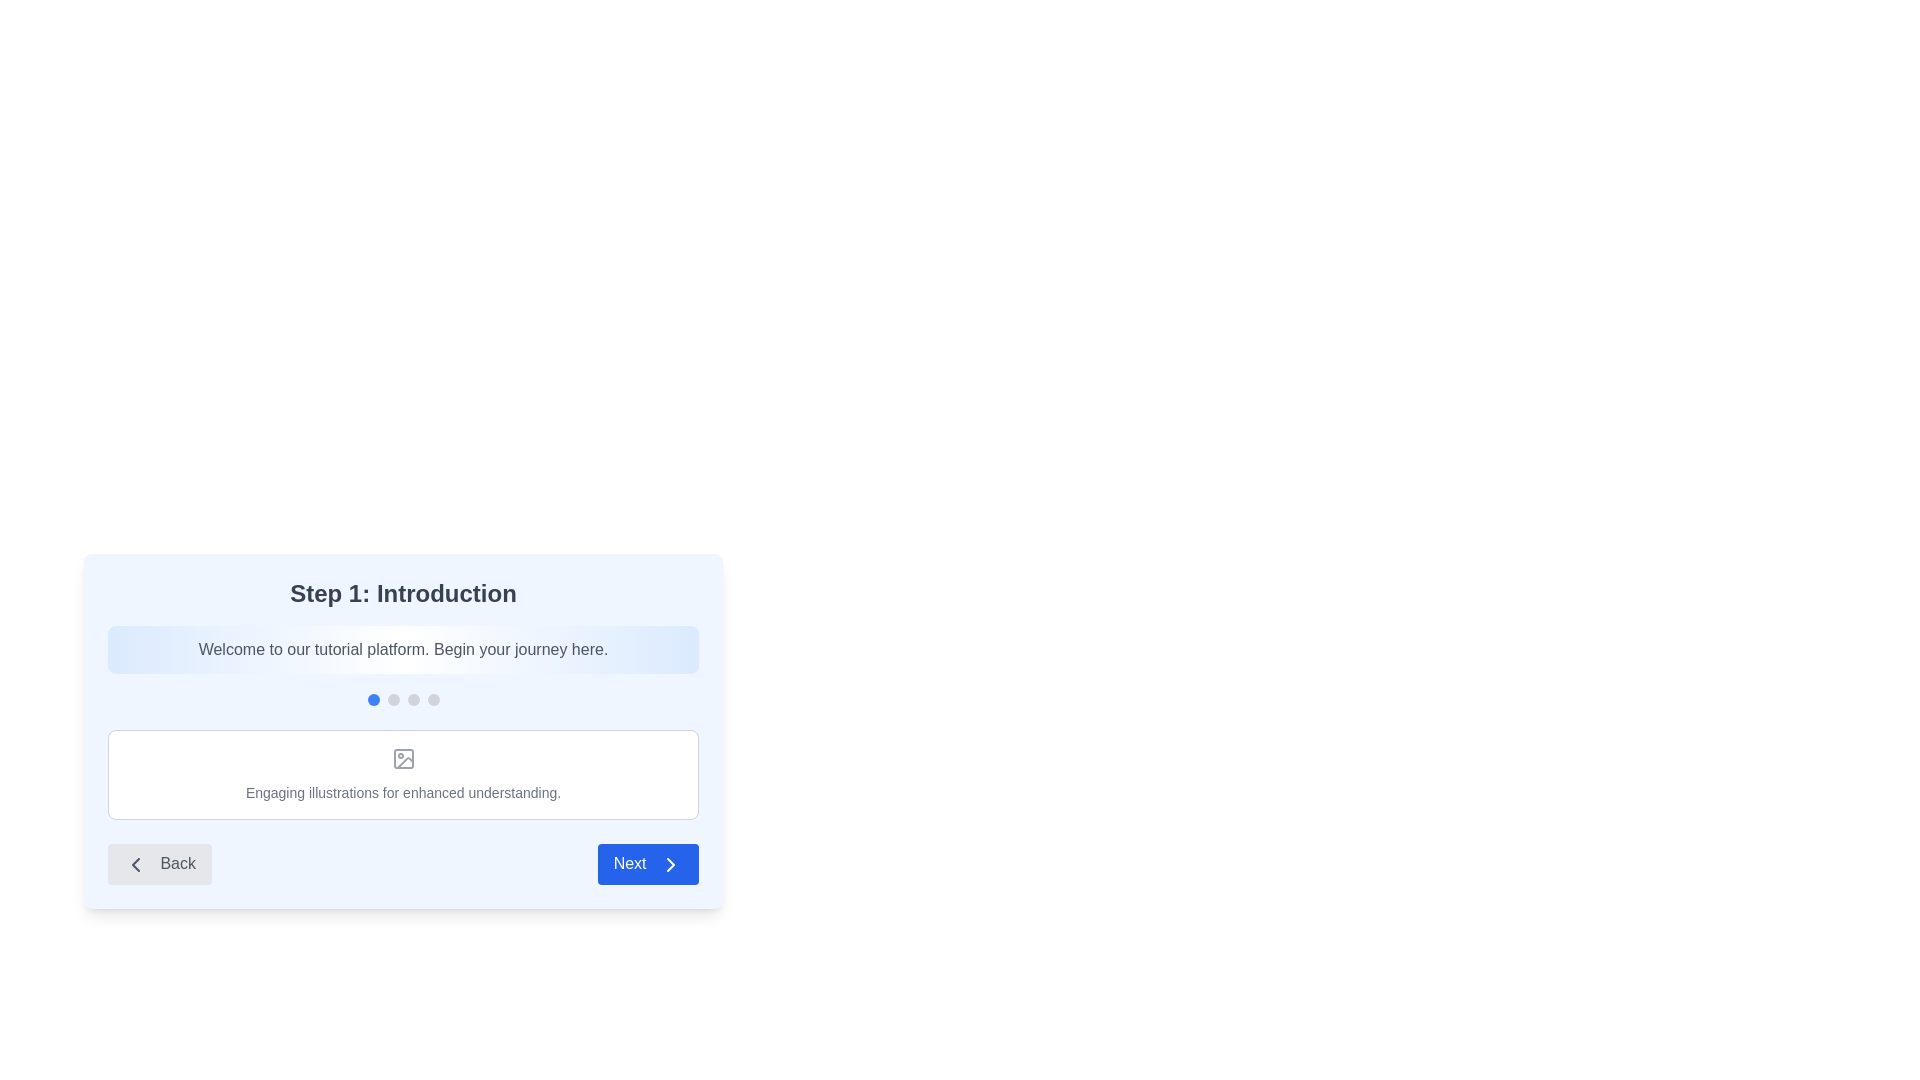  What do you see at coordinates (402, 759) in the screenshot?
I see `the image placeholder located centrally within the light-colored card component, which serves as a visual representation for illustrations above the text 'Engaging illustrations for enhanced understanding.'` at bounding box center [402, 759].